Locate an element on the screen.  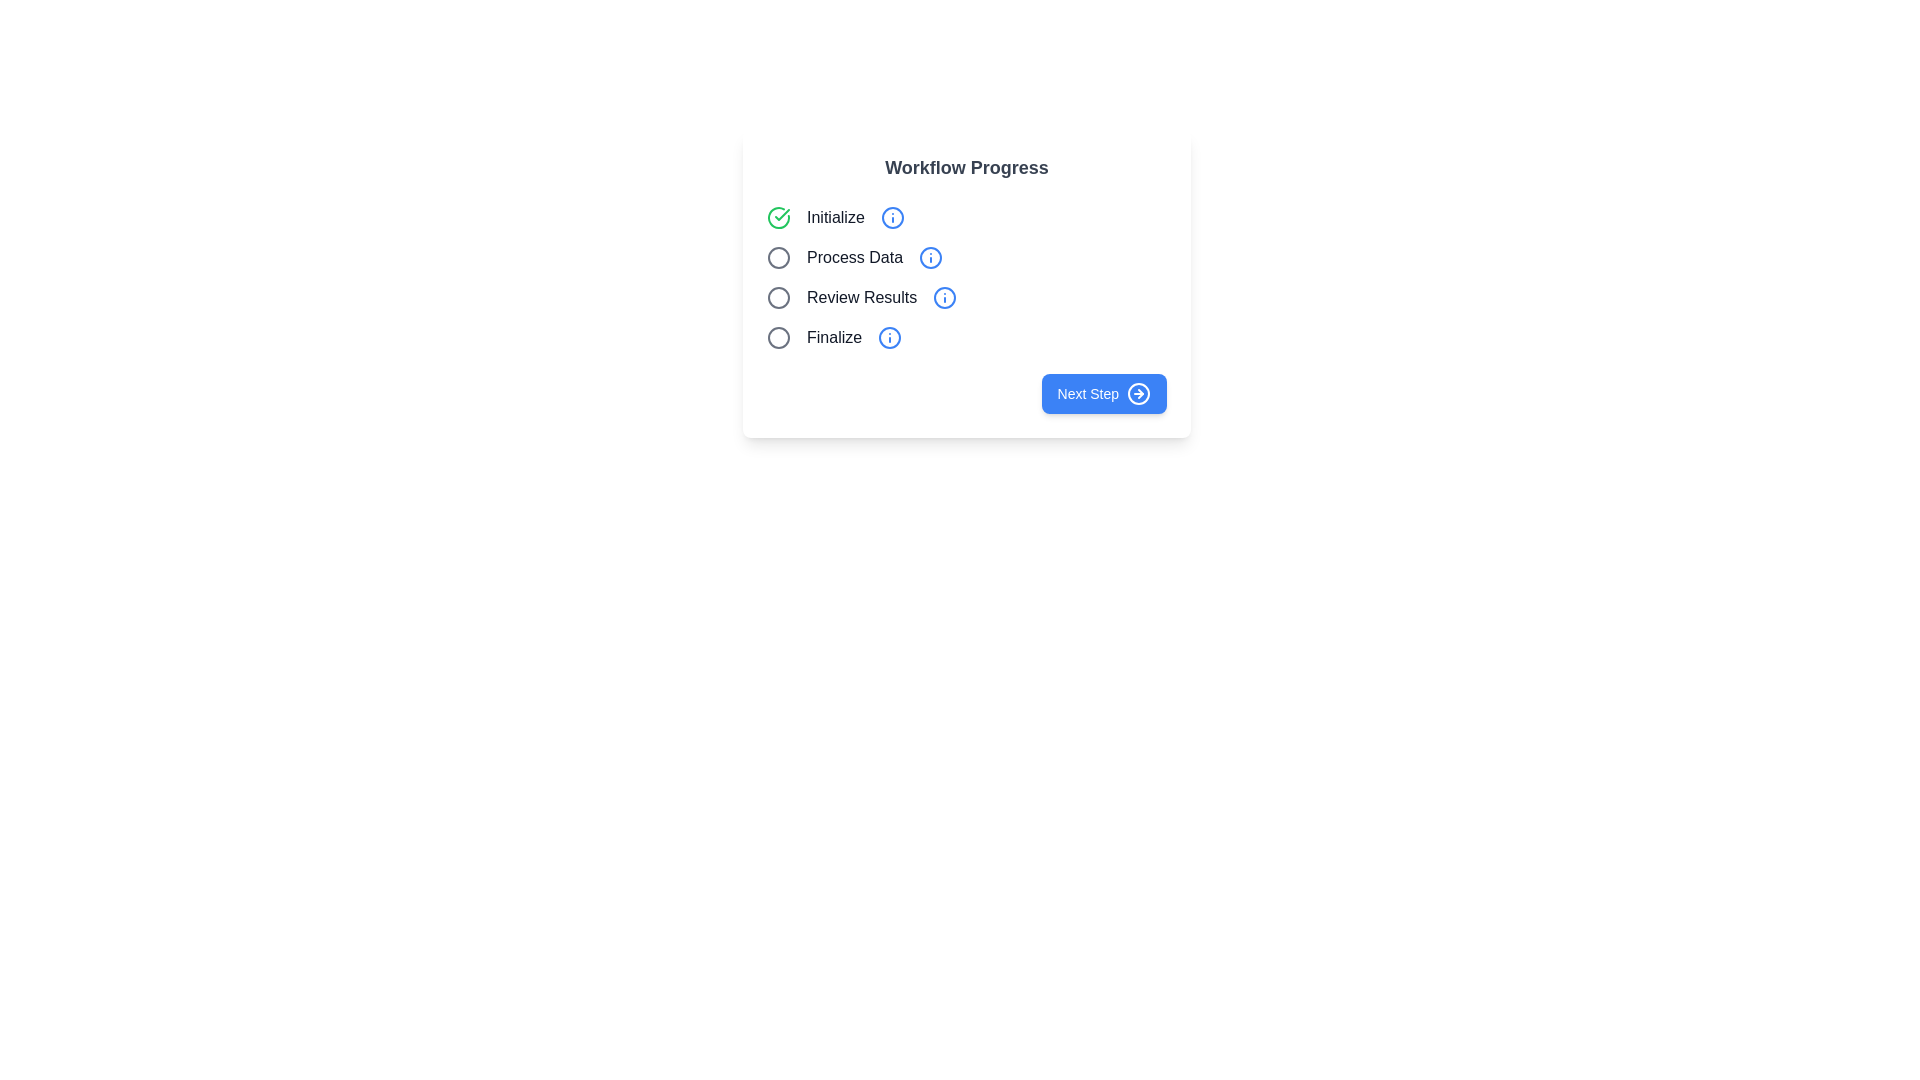
the text label that indicates the current or upcoming task in the workflow progress list is located at coordinates (854, 257).